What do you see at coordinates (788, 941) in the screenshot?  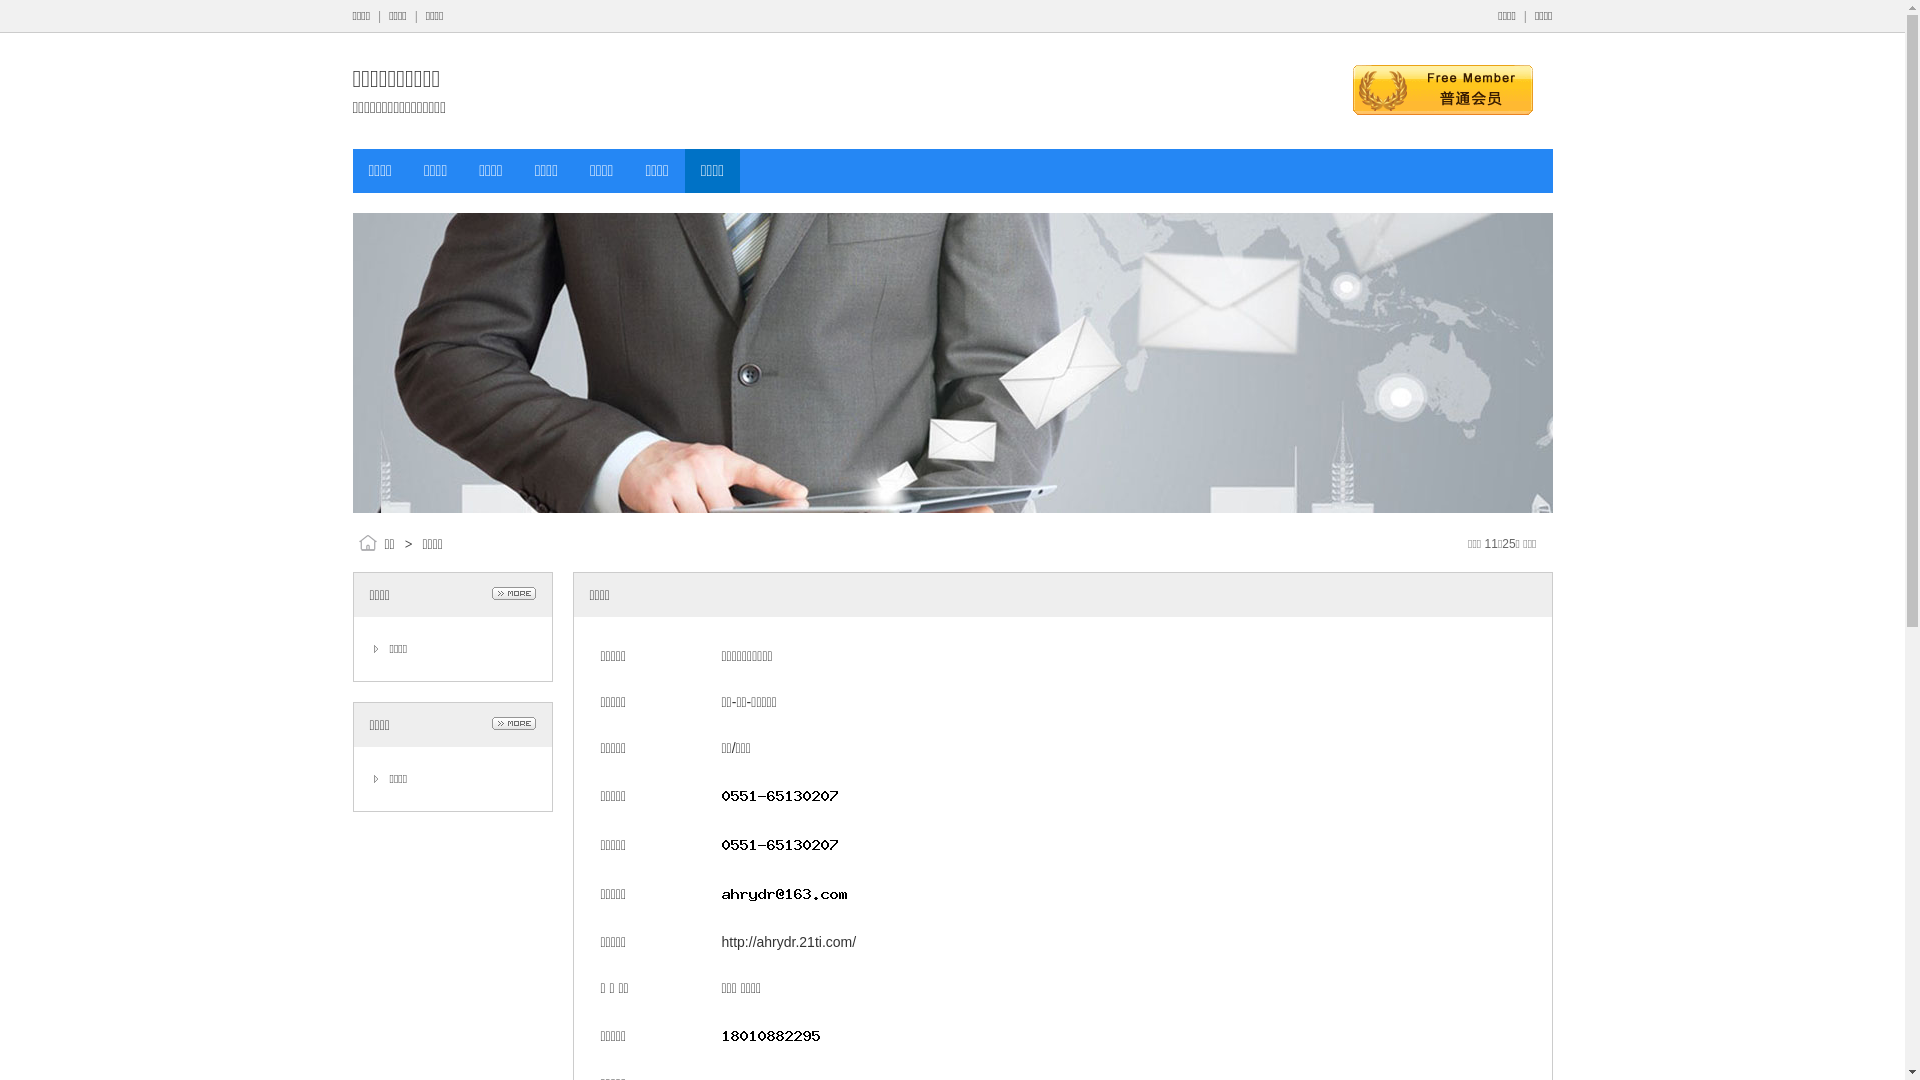 I see `'http://ahrydr.21ti.com/'` at bounding box center [788, 941].